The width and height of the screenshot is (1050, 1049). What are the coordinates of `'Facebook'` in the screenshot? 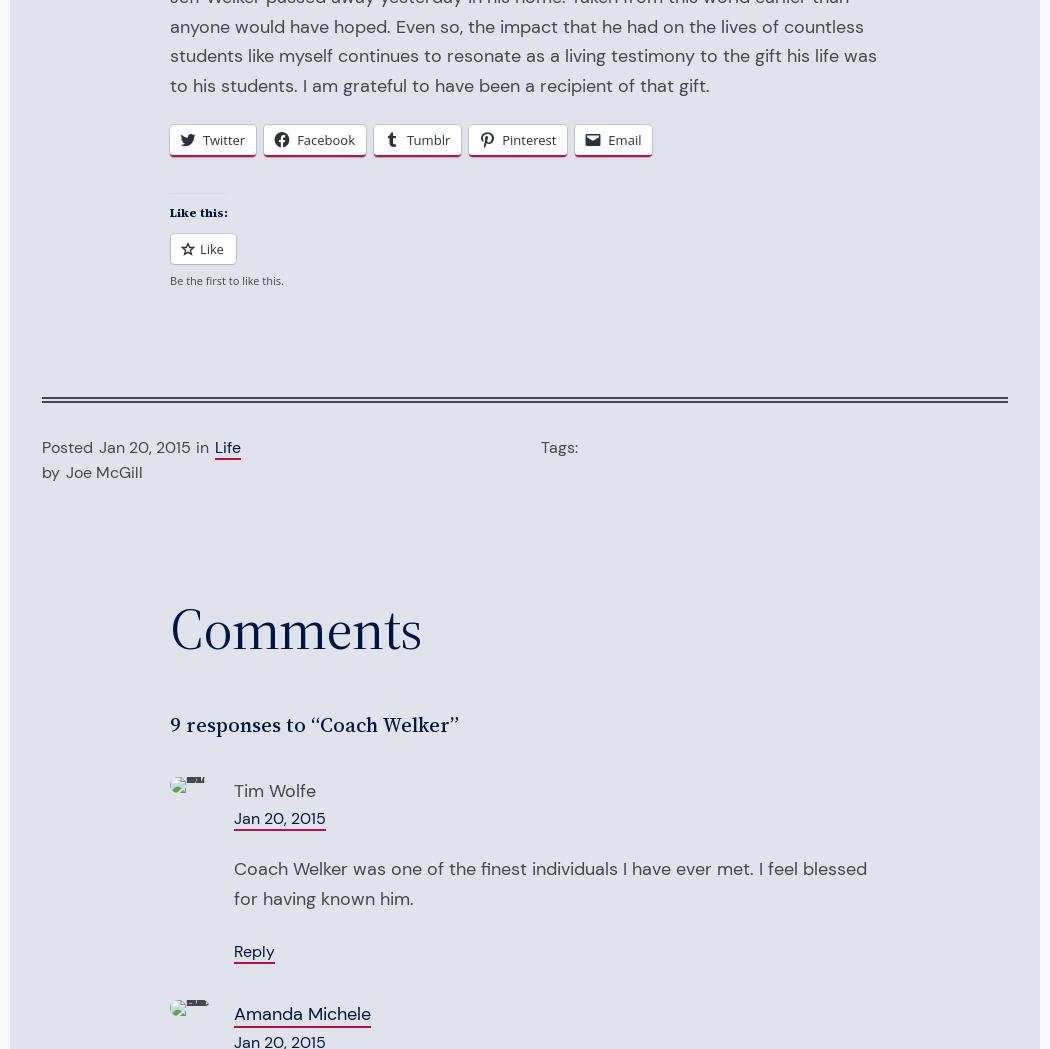 It's located at (326, 140).